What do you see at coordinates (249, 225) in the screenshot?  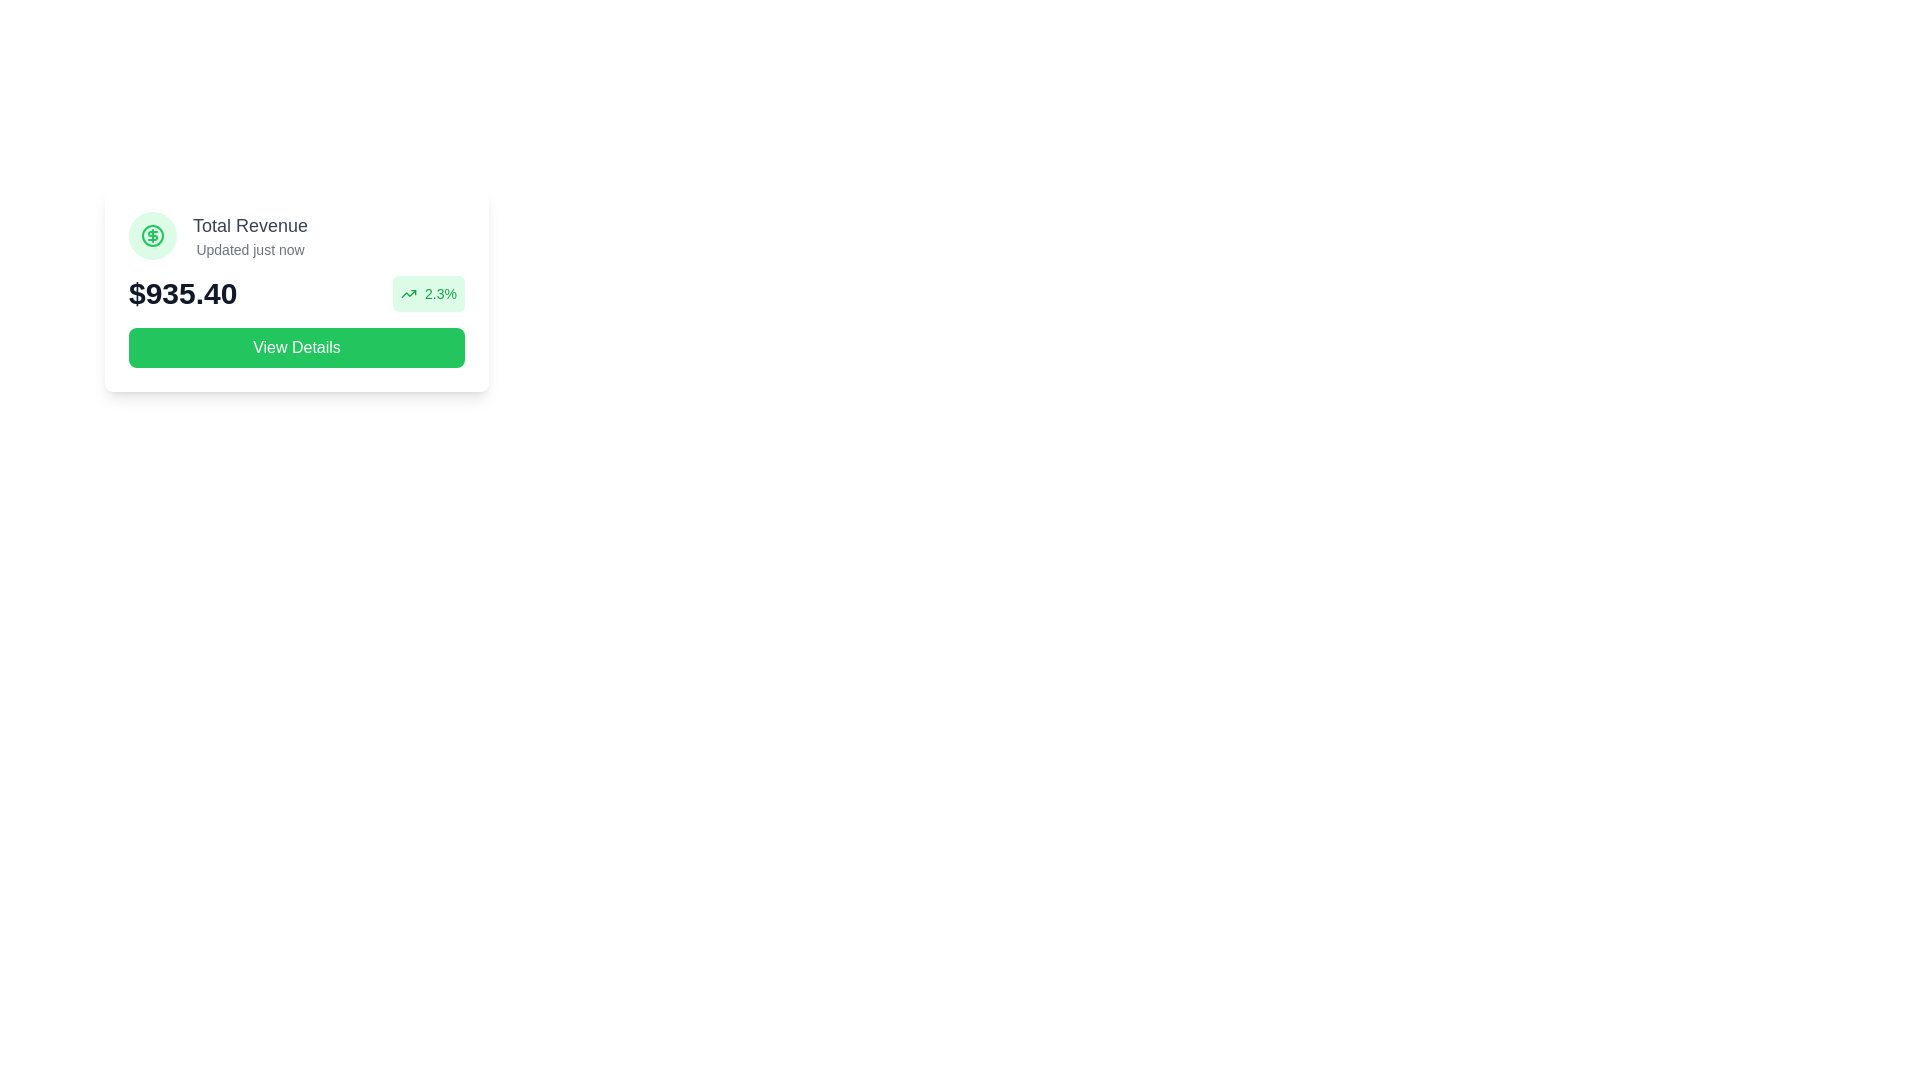 I see `the text label reading 'Total Revenue' which is prominently displayed in a medium-sized dark gray font at the top-left of a card-like section` at bounding box center [249, 225].